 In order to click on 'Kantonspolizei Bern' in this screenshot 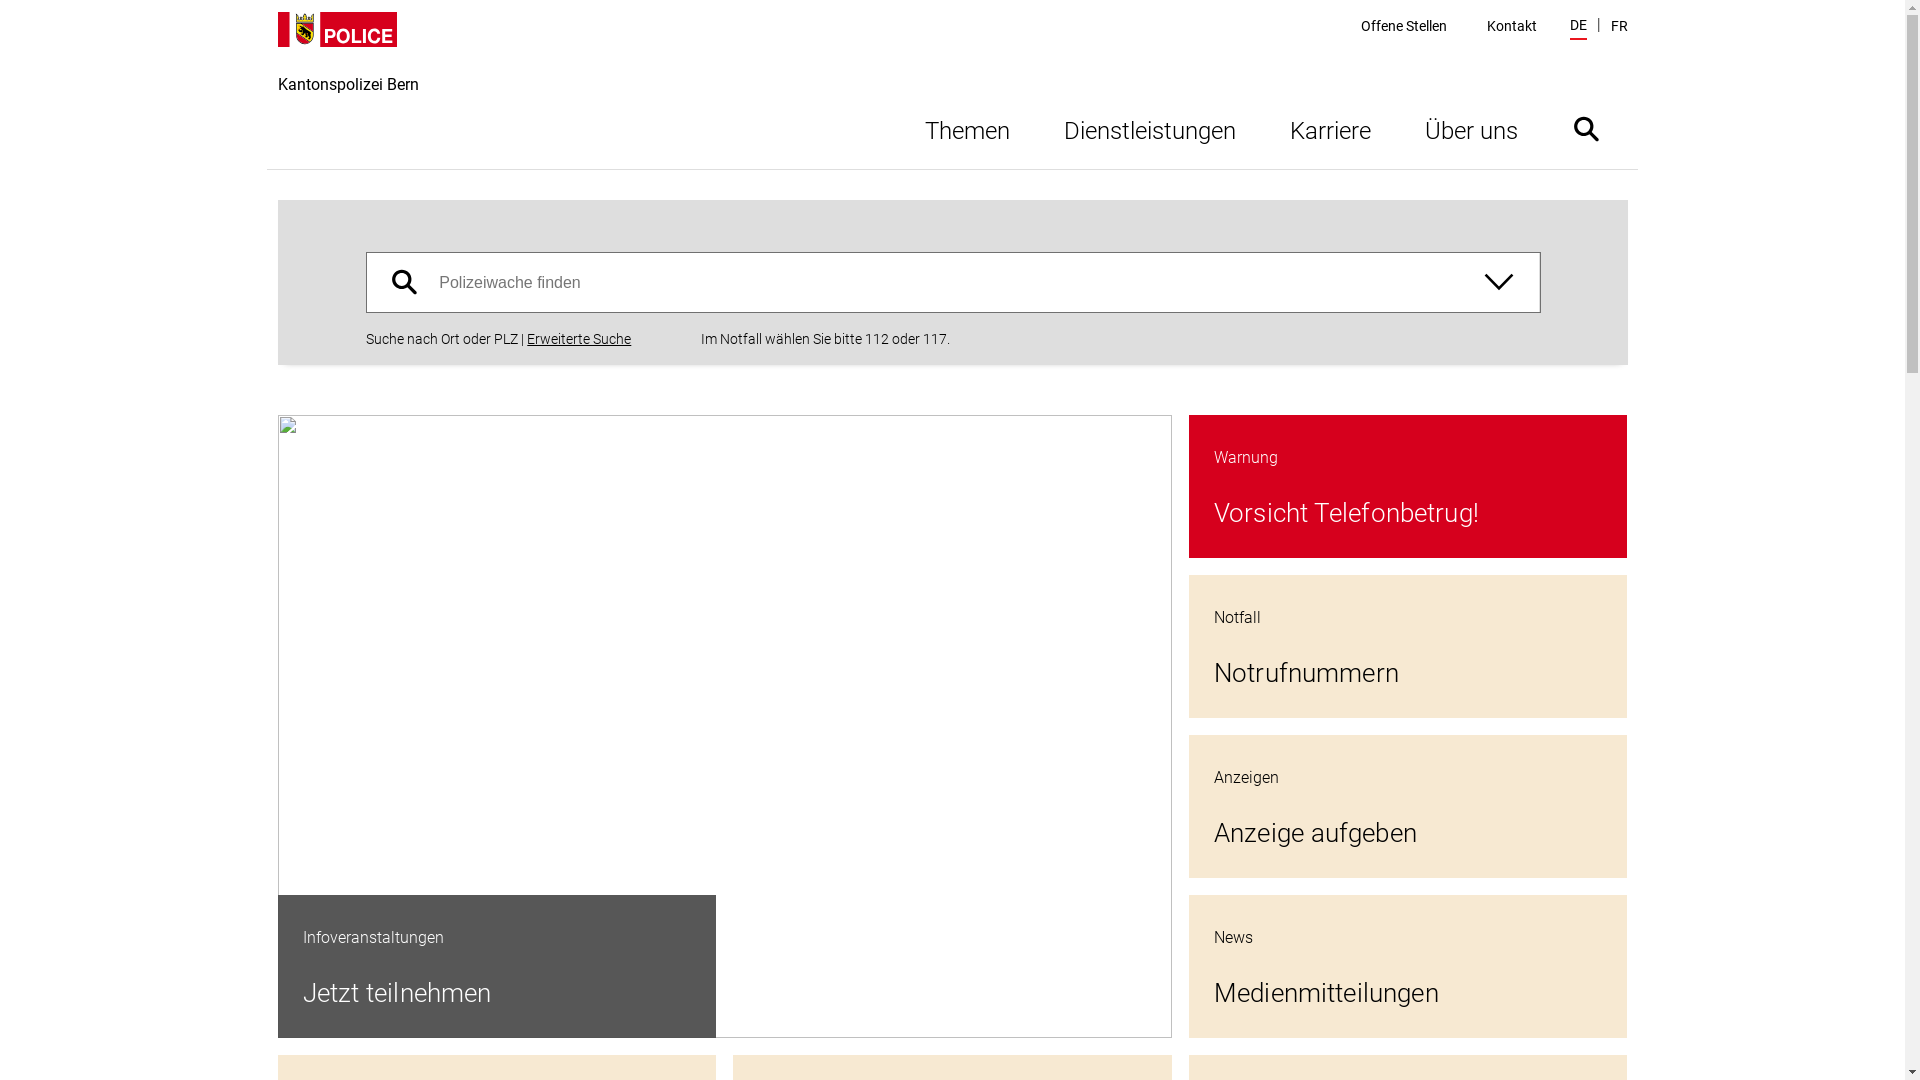, I will do `click(277, 88)`.